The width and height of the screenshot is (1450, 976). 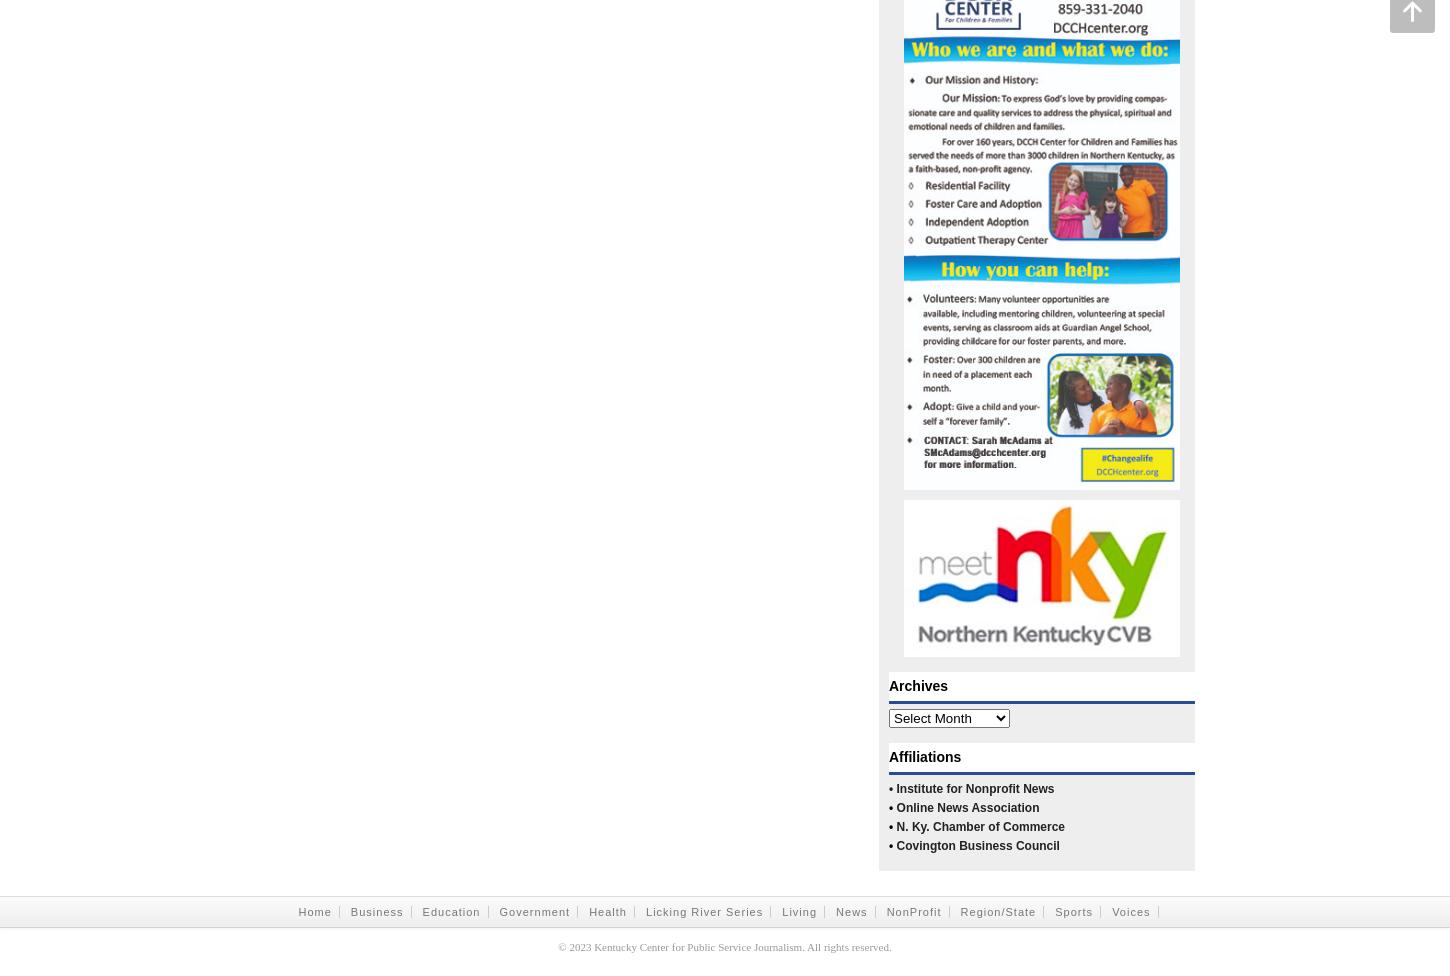 What do you see at coordinates (894, 808) in the screenshot?
I see `'Online News Association'` at bounding box center [894, 808].